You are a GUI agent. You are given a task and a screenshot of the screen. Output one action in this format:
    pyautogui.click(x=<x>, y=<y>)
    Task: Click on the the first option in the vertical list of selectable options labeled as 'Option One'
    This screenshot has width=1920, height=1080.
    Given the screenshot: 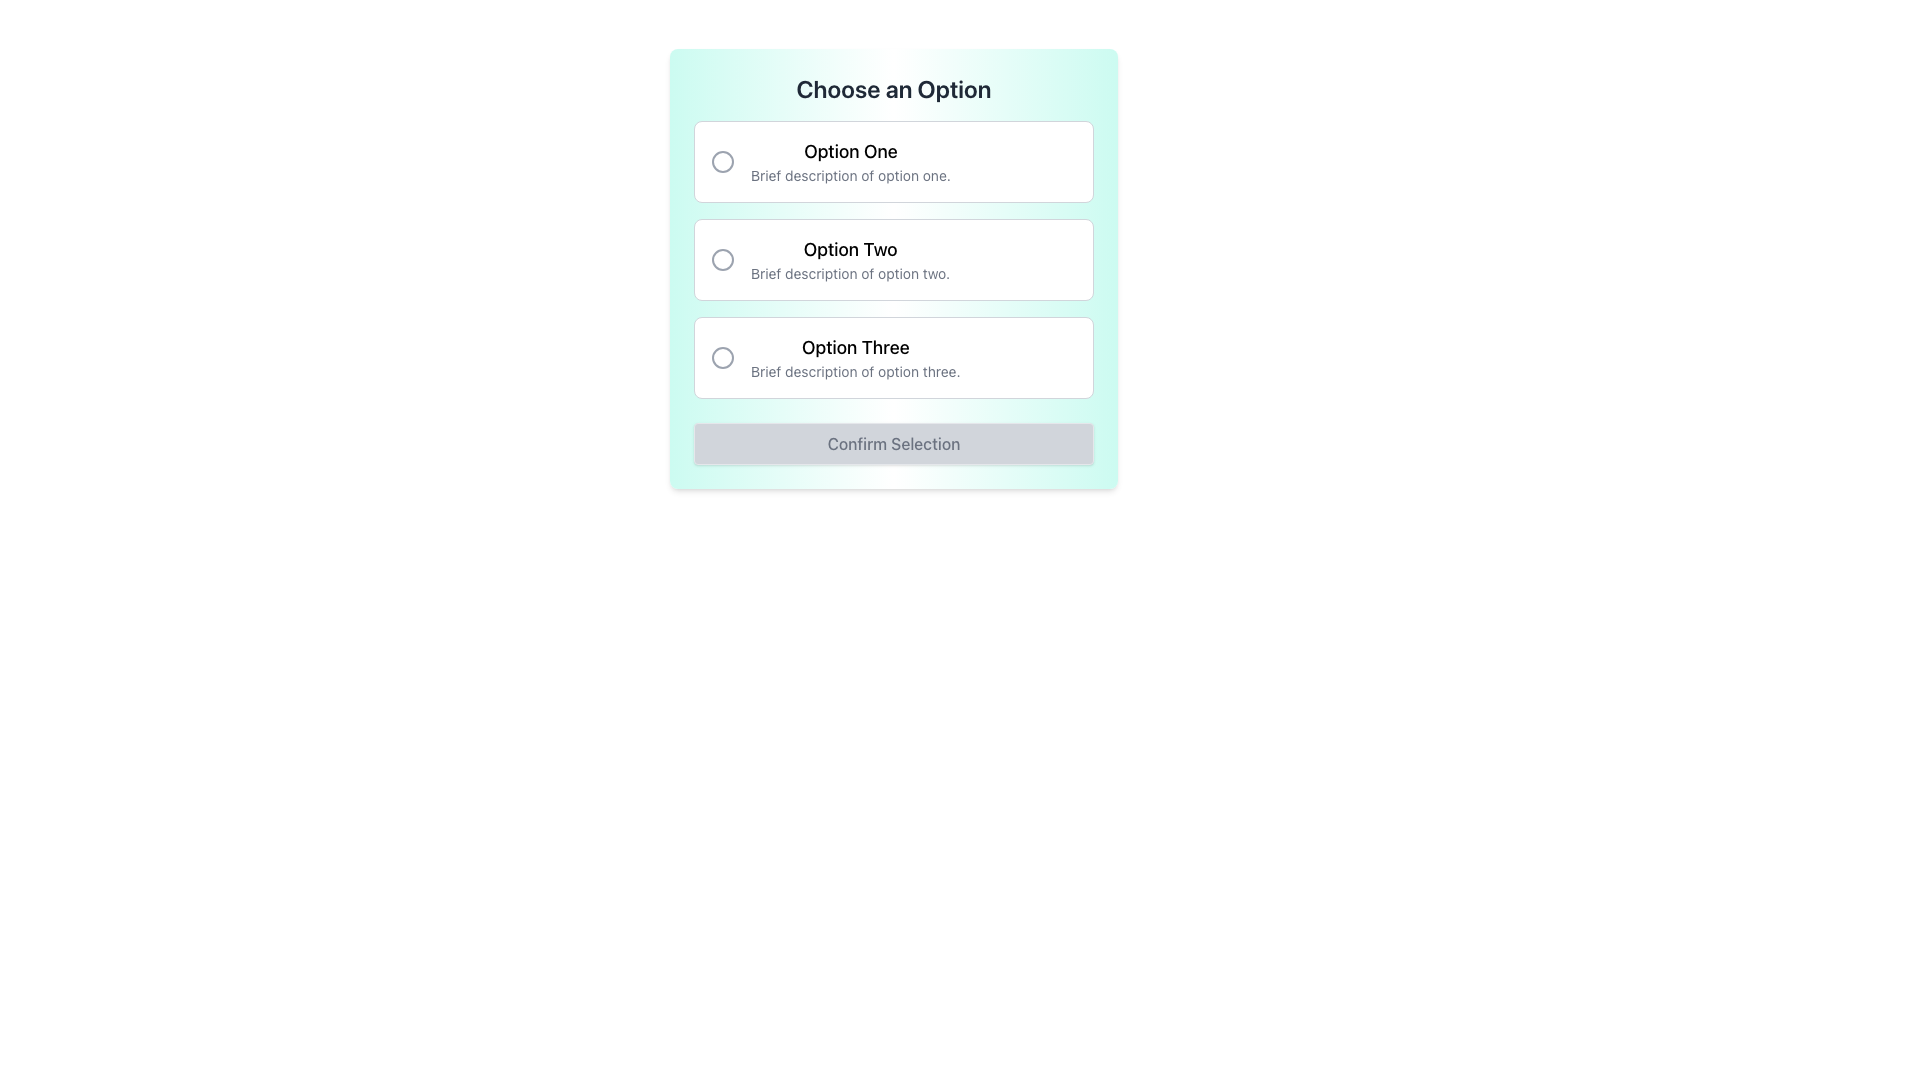 What is the action you would take?
    pyautogui.click(x=892, y=161)
    